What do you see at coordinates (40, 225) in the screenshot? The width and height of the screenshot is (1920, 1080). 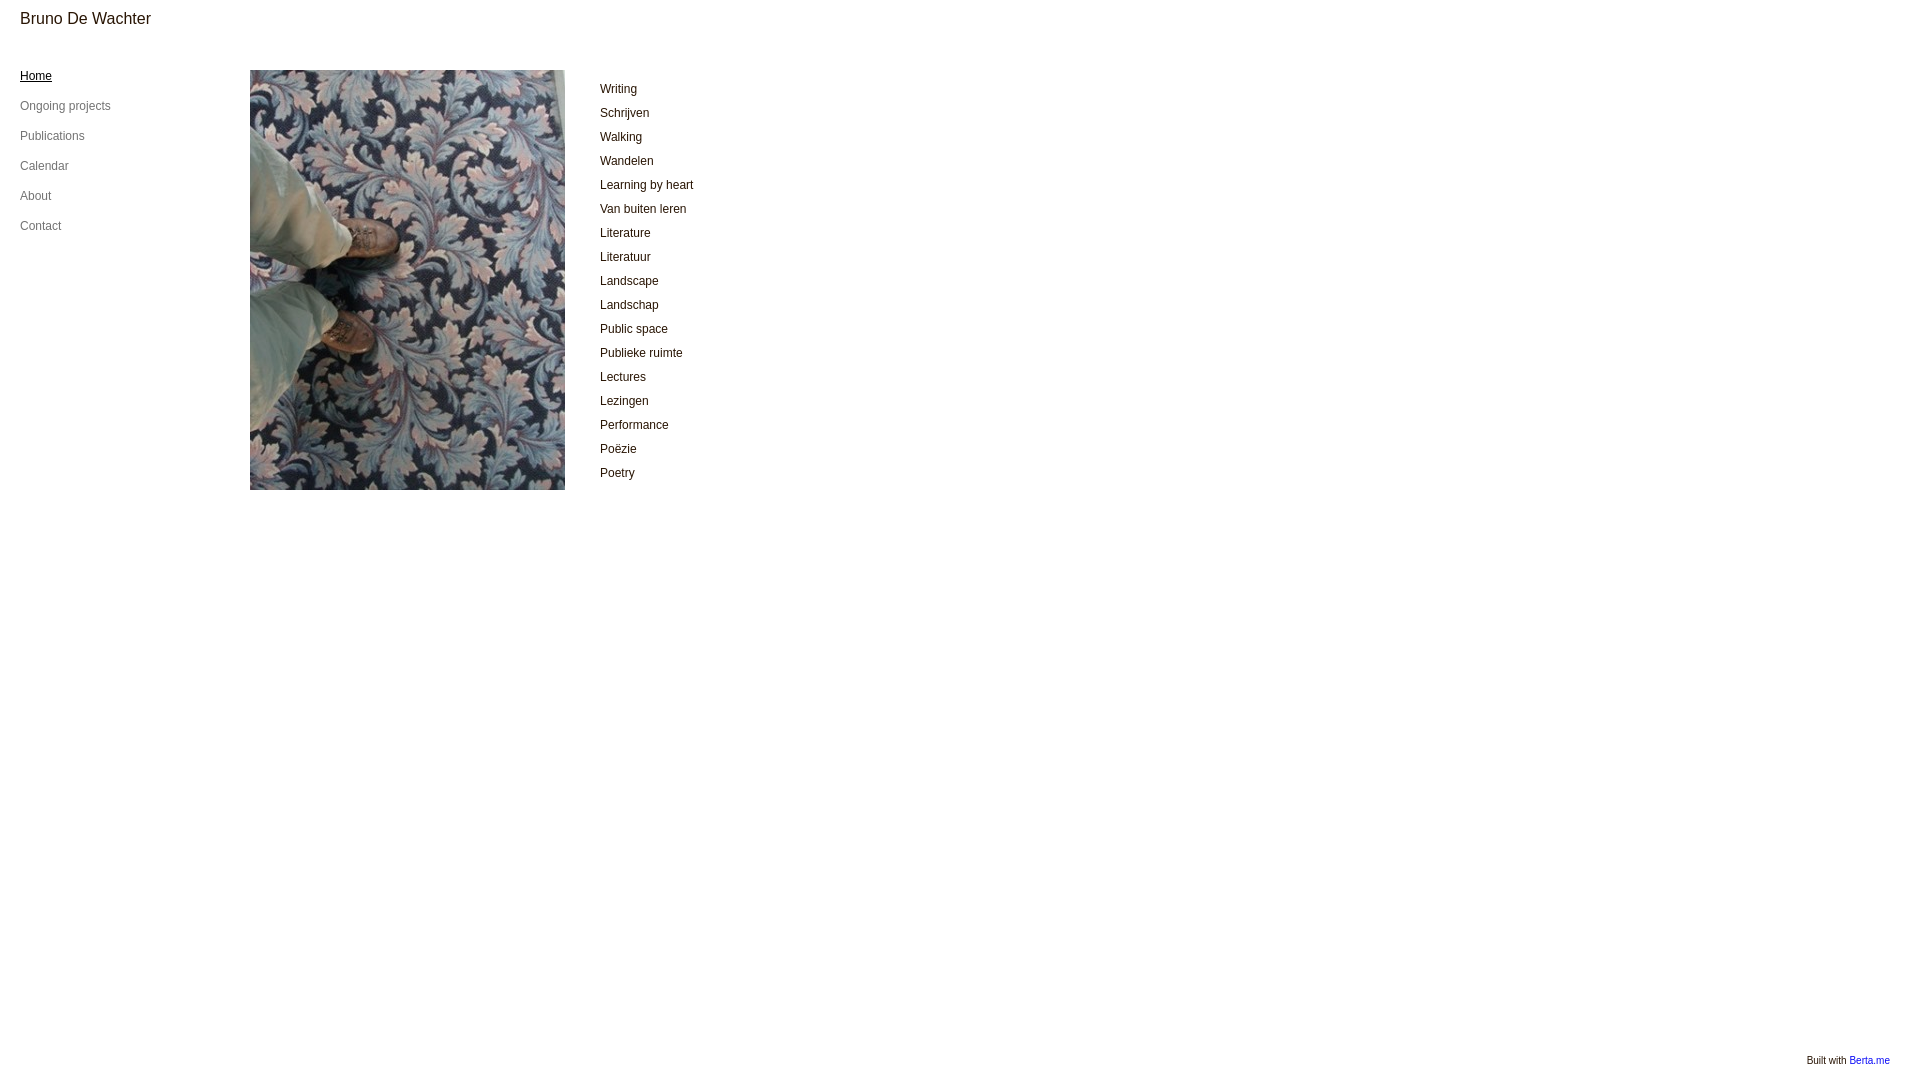 I see `'Contact'` at bounding box center [40, 225].